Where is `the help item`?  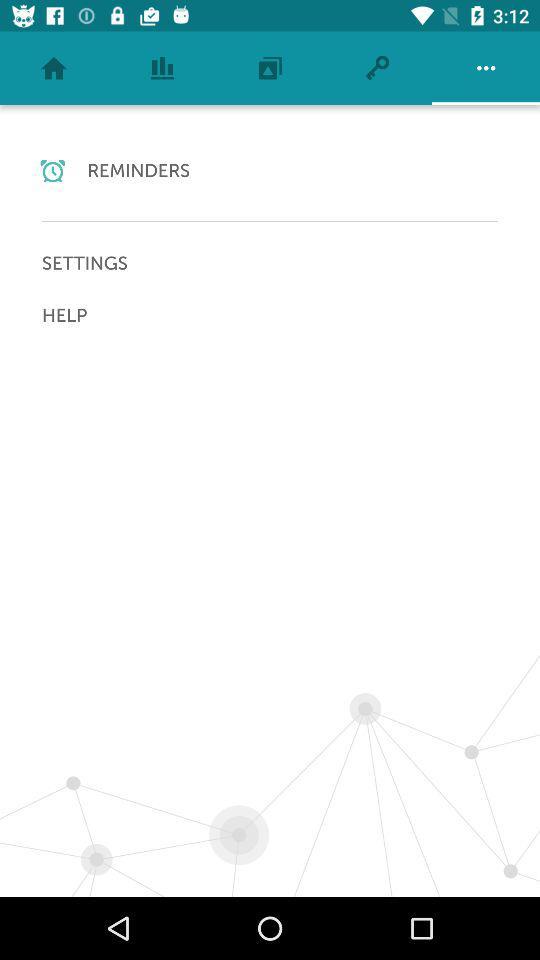
the help item is located at coordinates (270, 315).